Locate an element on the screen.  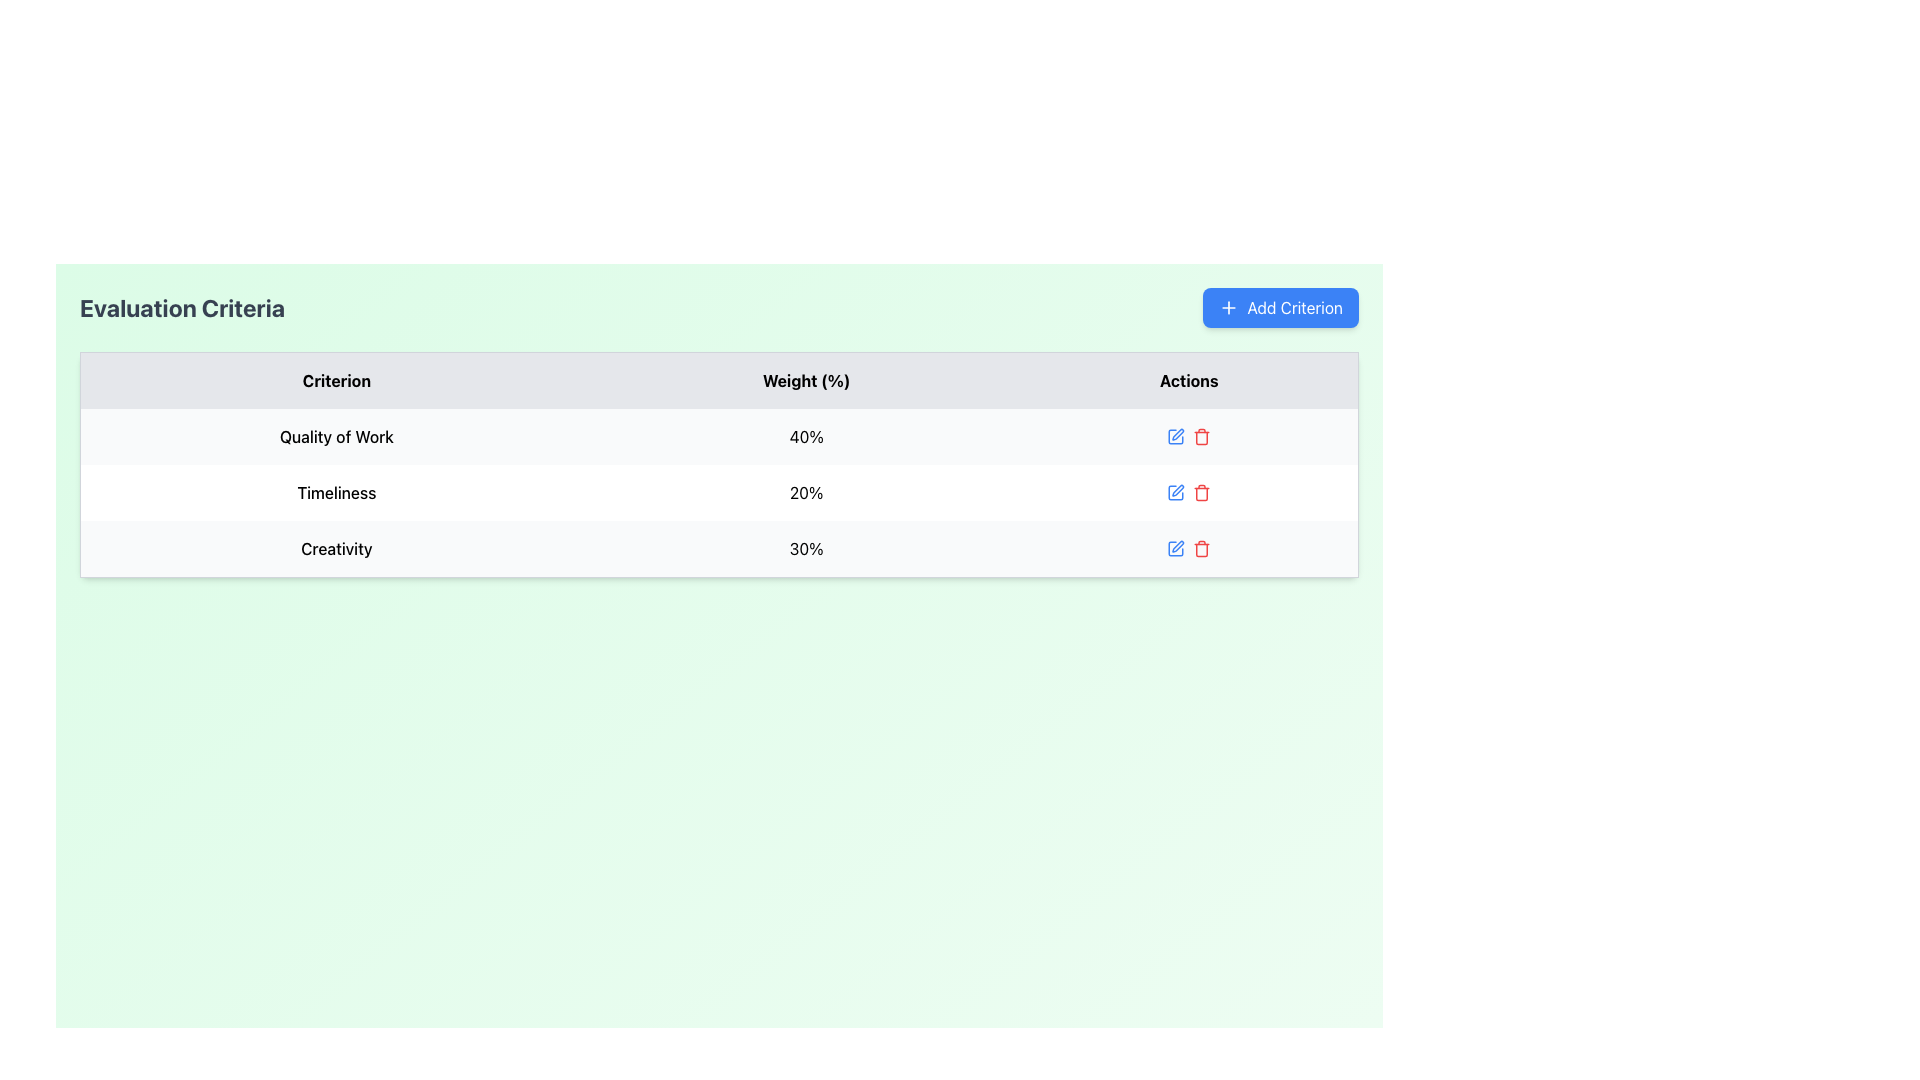
the edit action icon, which resembles an angled pen, located in the 'Actions' column of the table row for 'Timeliness' is located at coordinates (1178, 490).